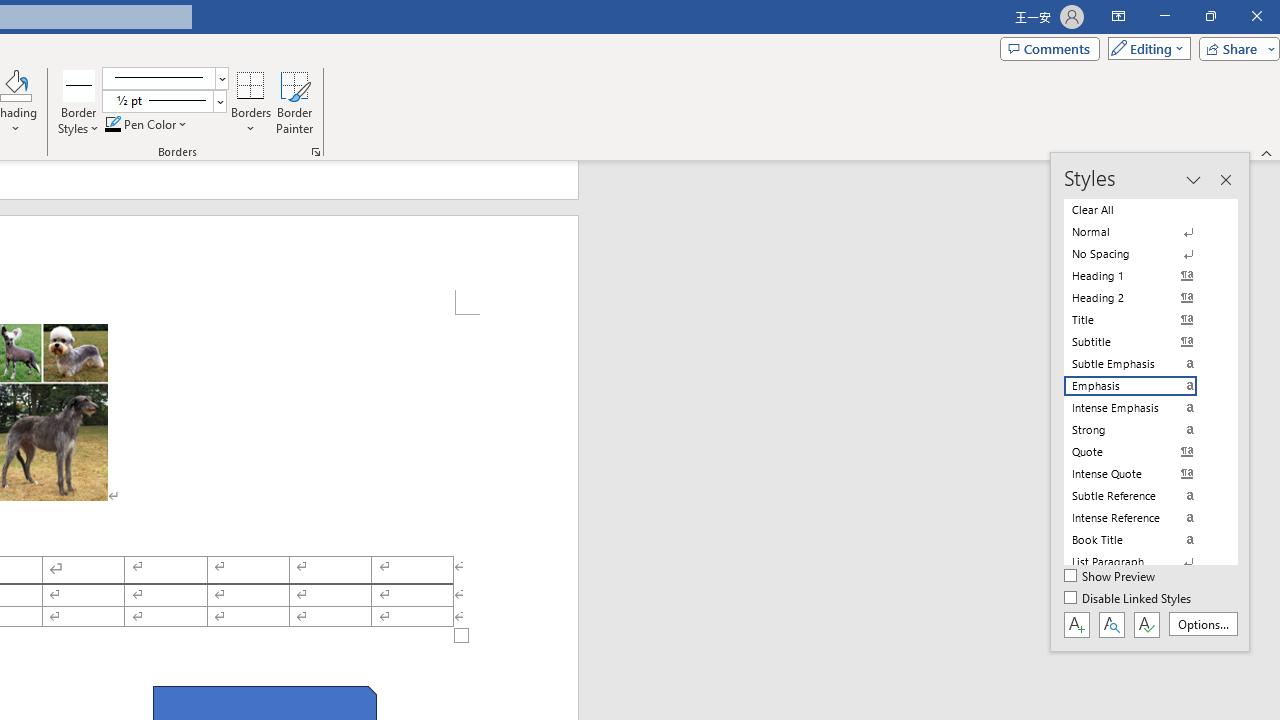 Image resolution: width=1280 pixels, height=720 pixels. What do you see at coordinates (164, 101) in the screenshot?
I see `'Pen Weight'` at bounding box center [164, 101].